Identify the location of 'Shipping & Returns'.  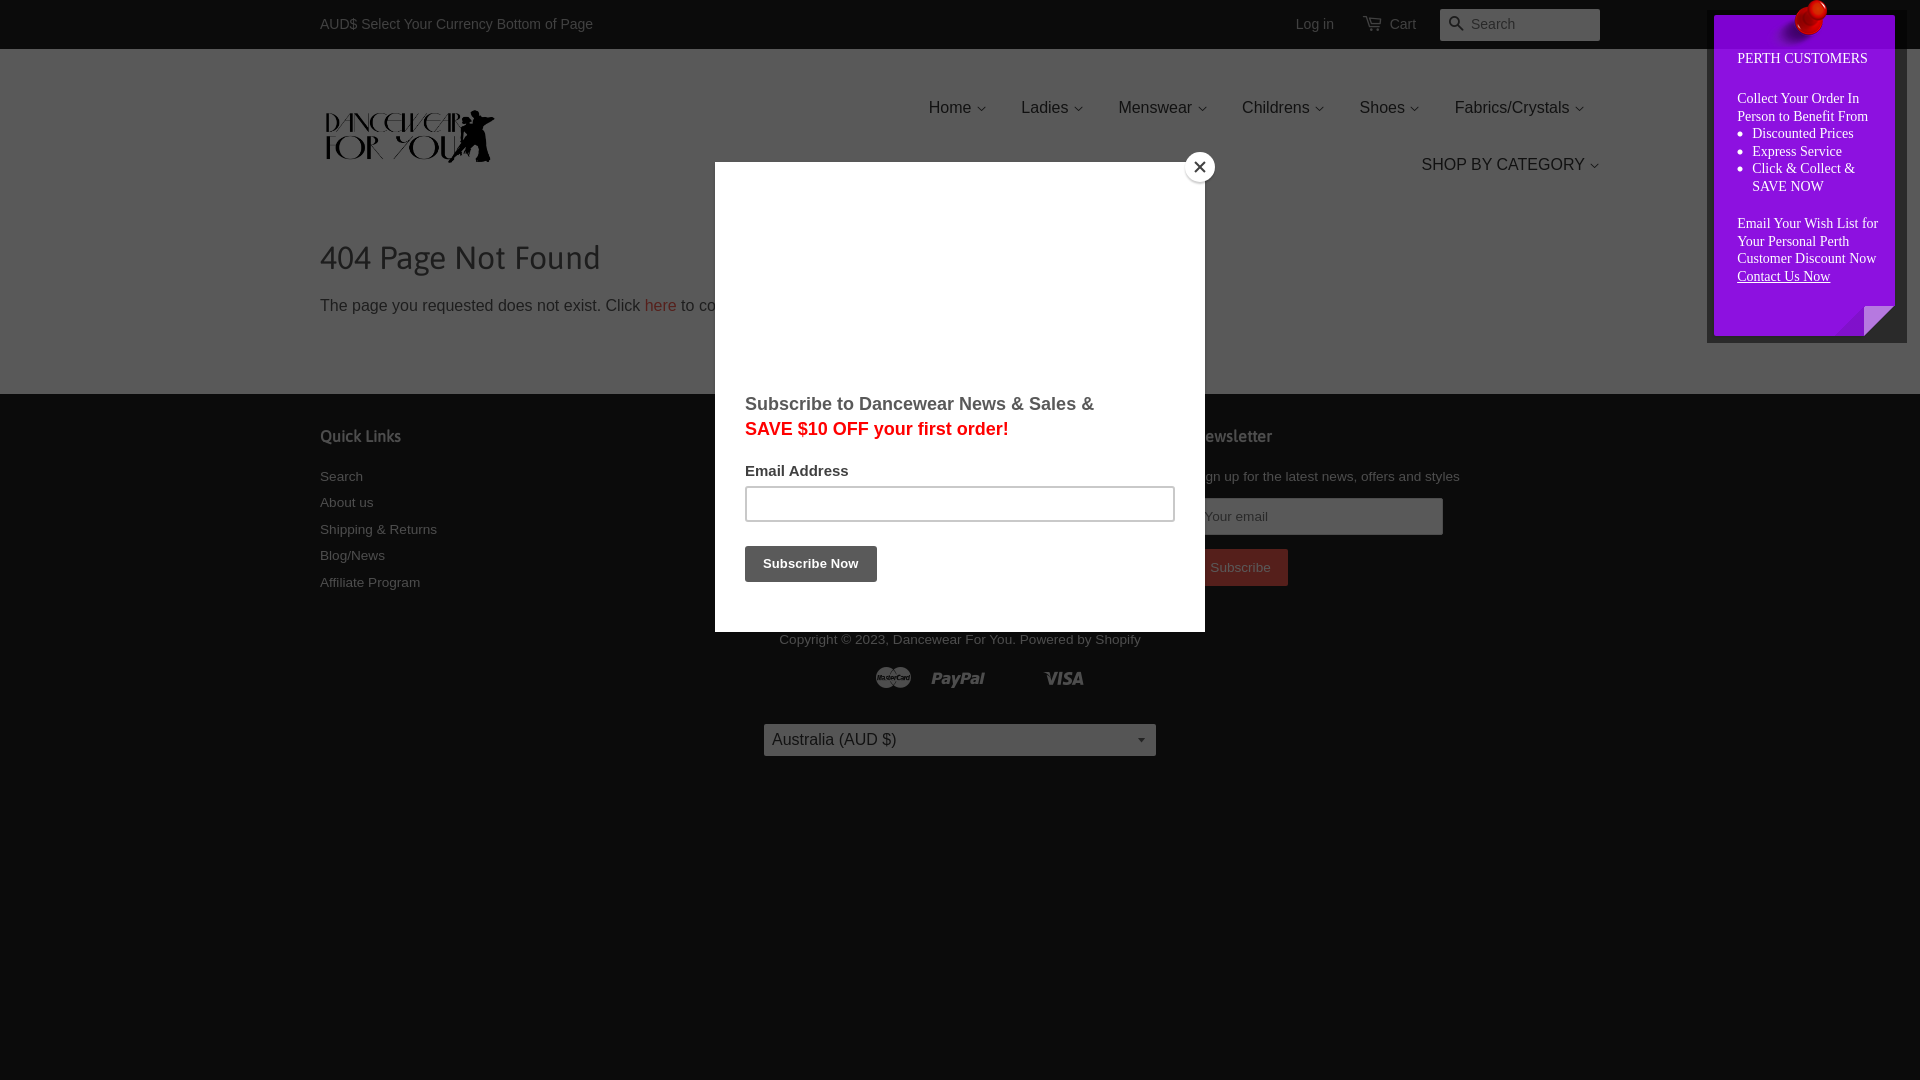
(378, 528).